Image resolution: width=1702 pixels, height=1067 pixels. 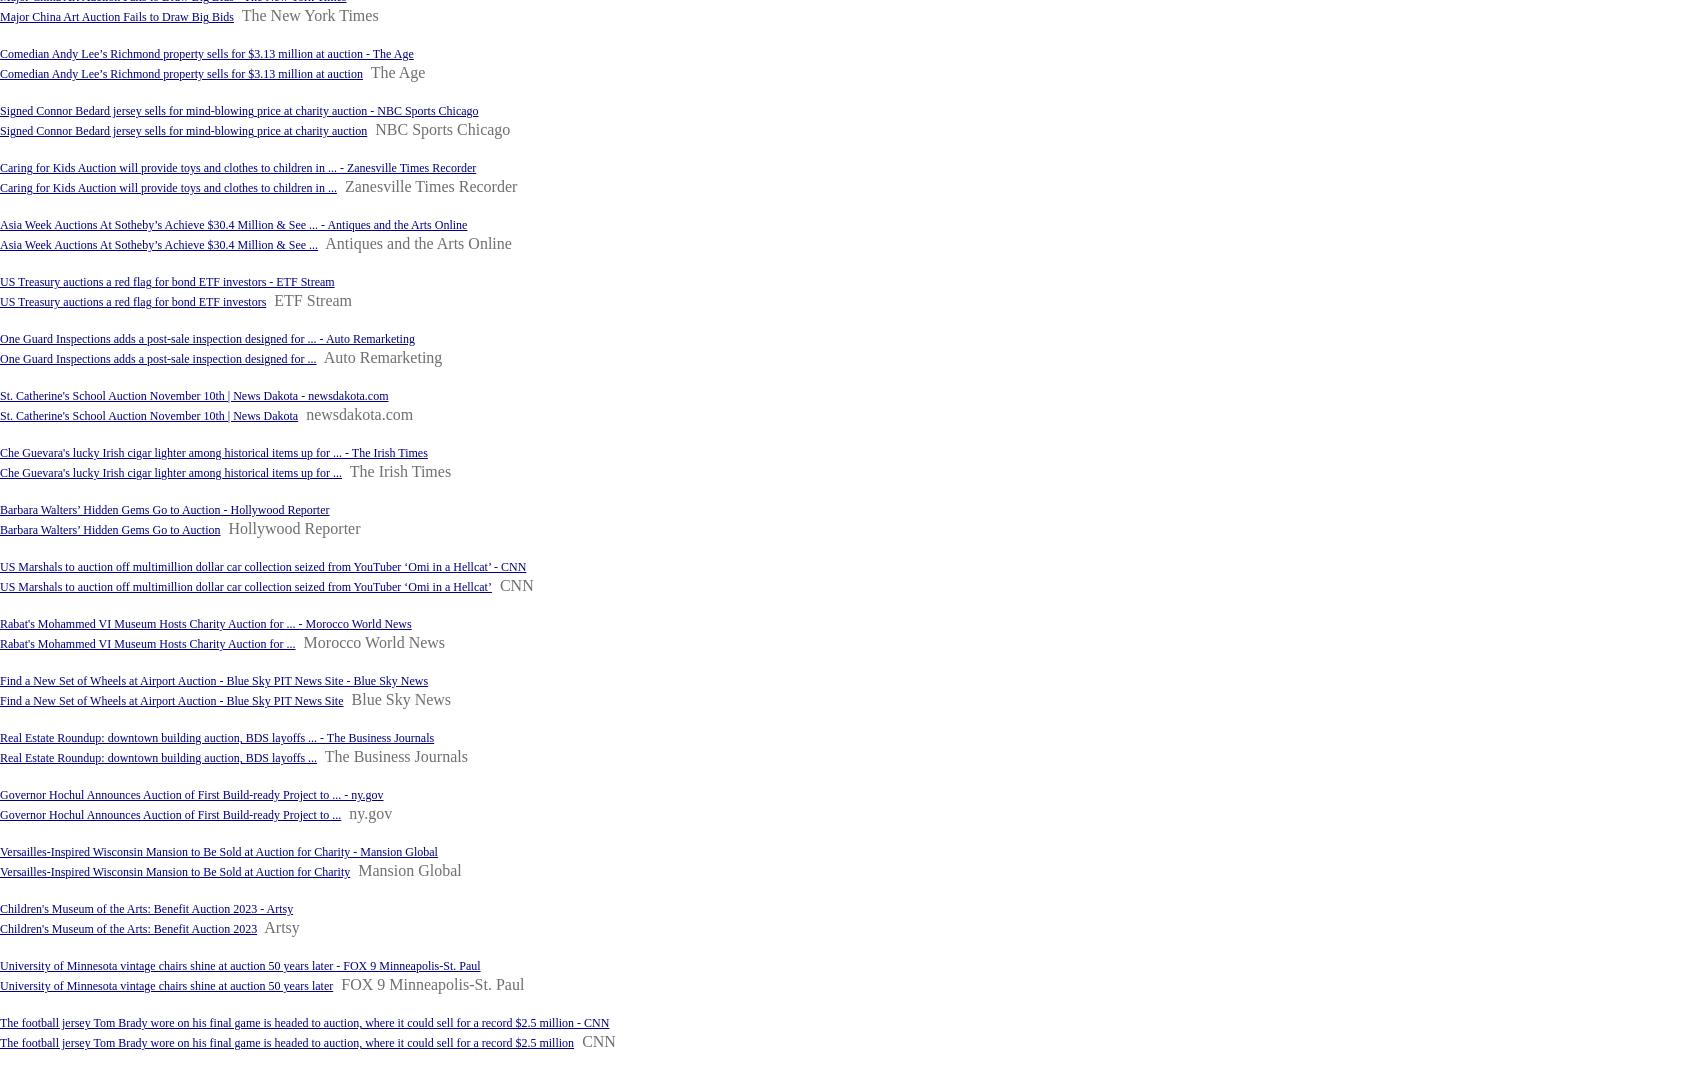 I want to click on 'Hollywood Reporter', so click(x=227, y=527).